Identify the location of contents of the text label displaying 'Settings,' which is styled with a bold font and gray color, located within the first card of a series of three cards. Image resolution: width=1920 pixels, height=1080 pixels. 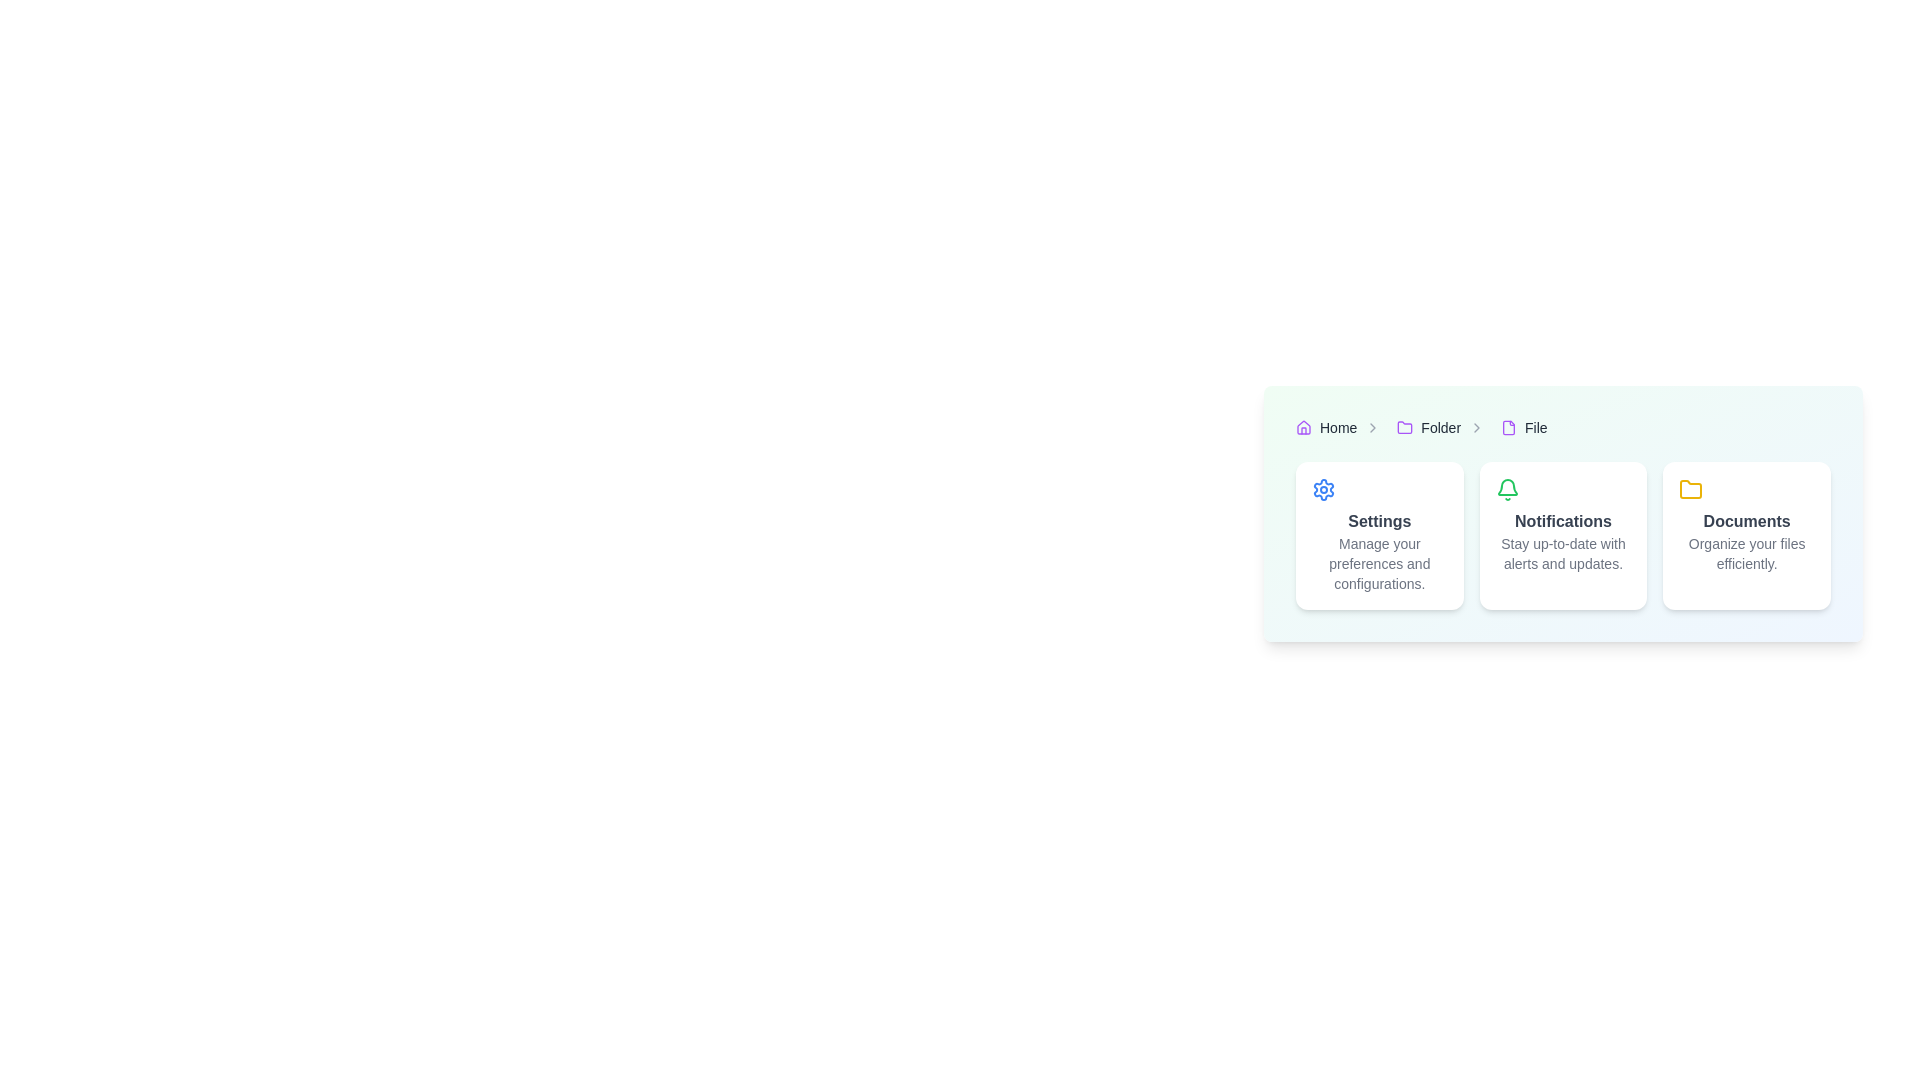
(1378, 520).